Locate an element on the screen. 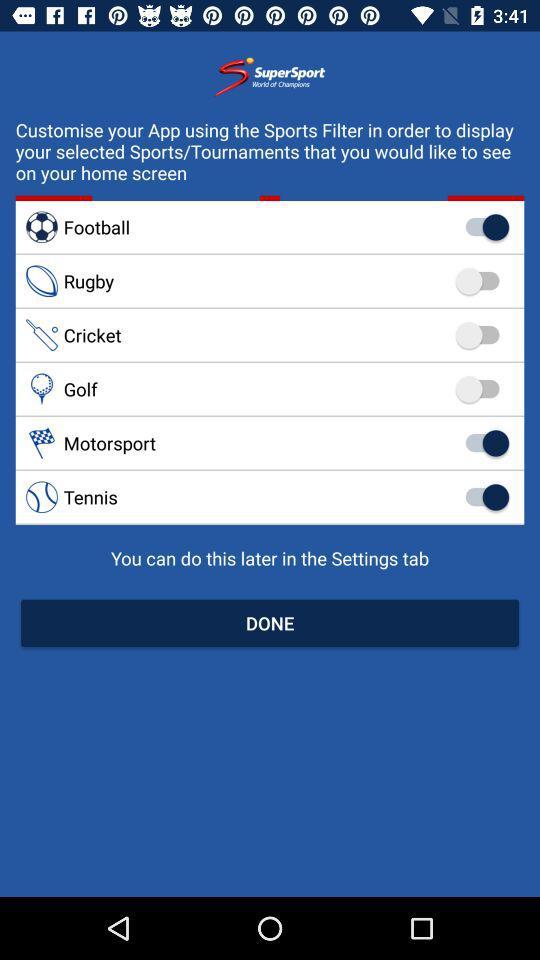 This screenshot has height=960, width=540. golf item is located at coordinates (270, 388).